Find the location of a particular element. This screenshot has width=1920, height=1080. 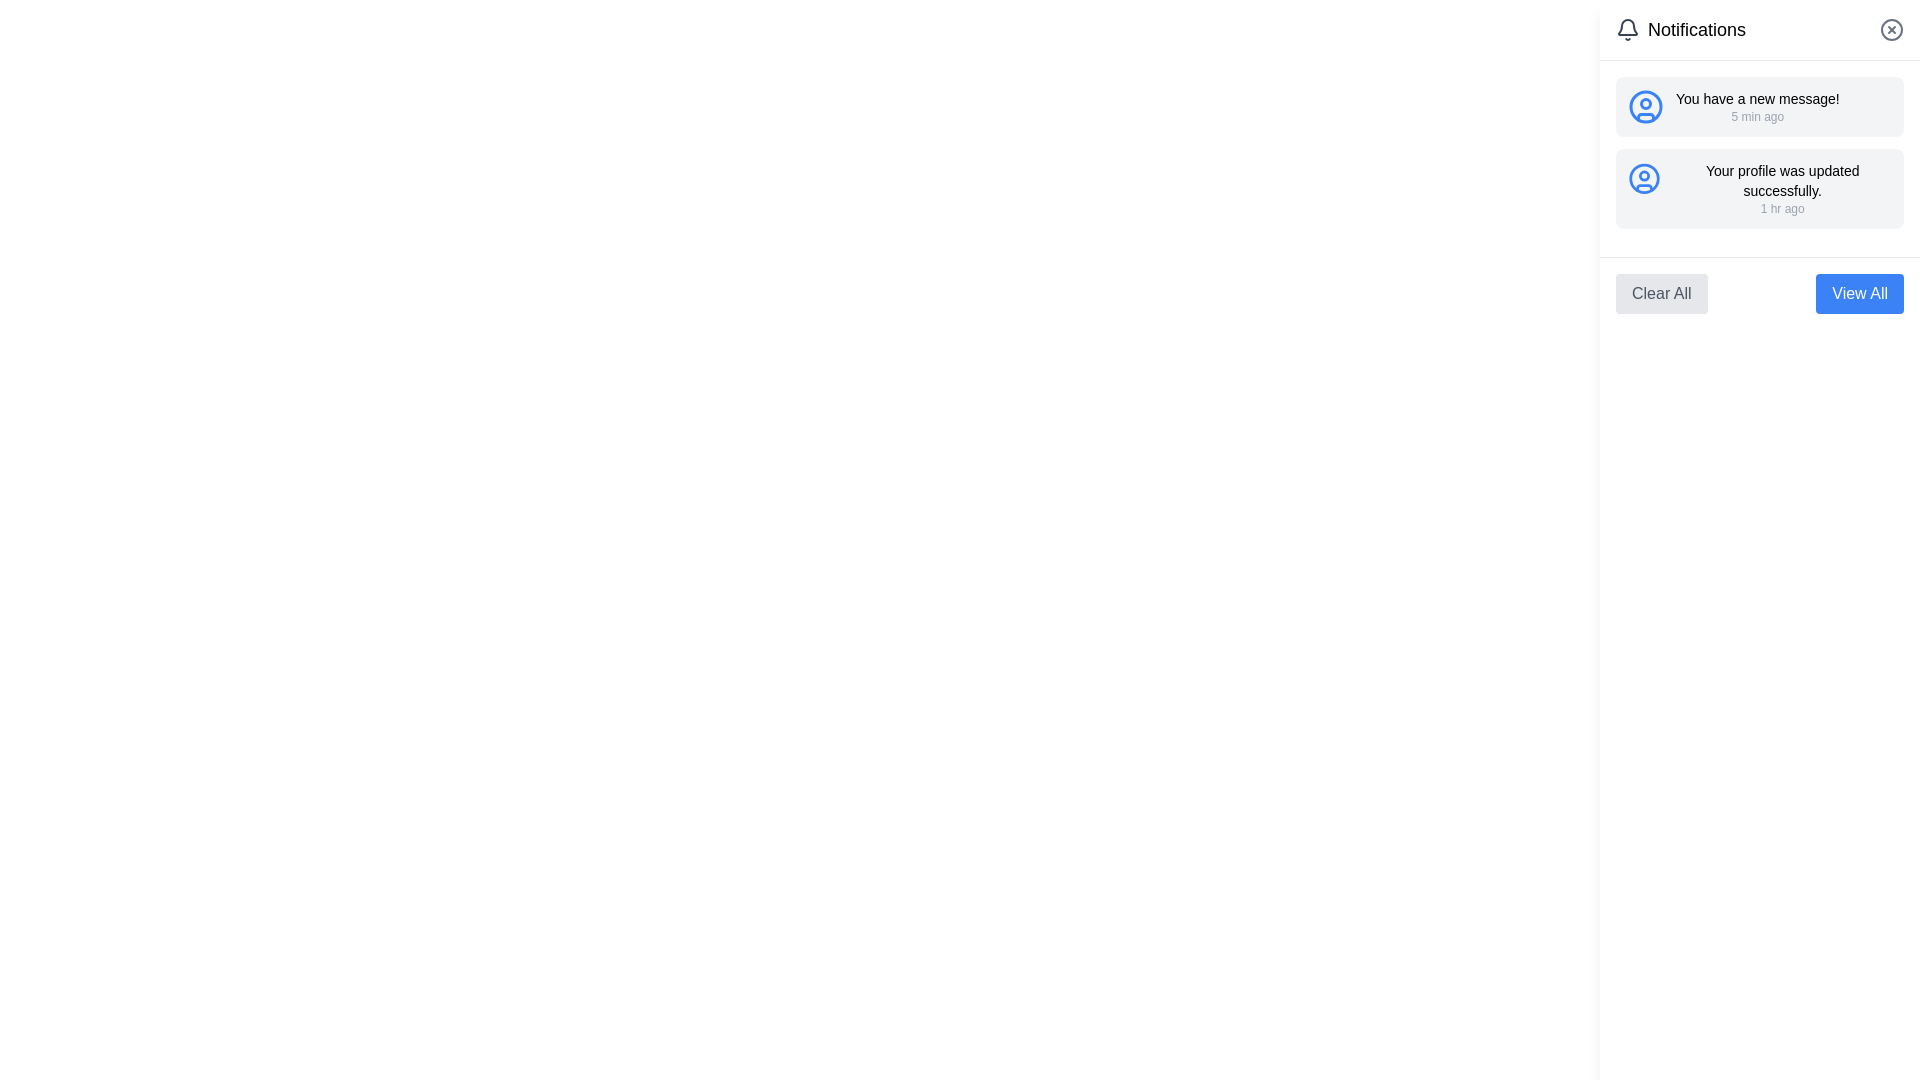

text label that displays 'You have a new message!' located in the first notification card in the top-right corner of the layout, above the timestamp '5 min ago' is located at coordinates (1756, 99).